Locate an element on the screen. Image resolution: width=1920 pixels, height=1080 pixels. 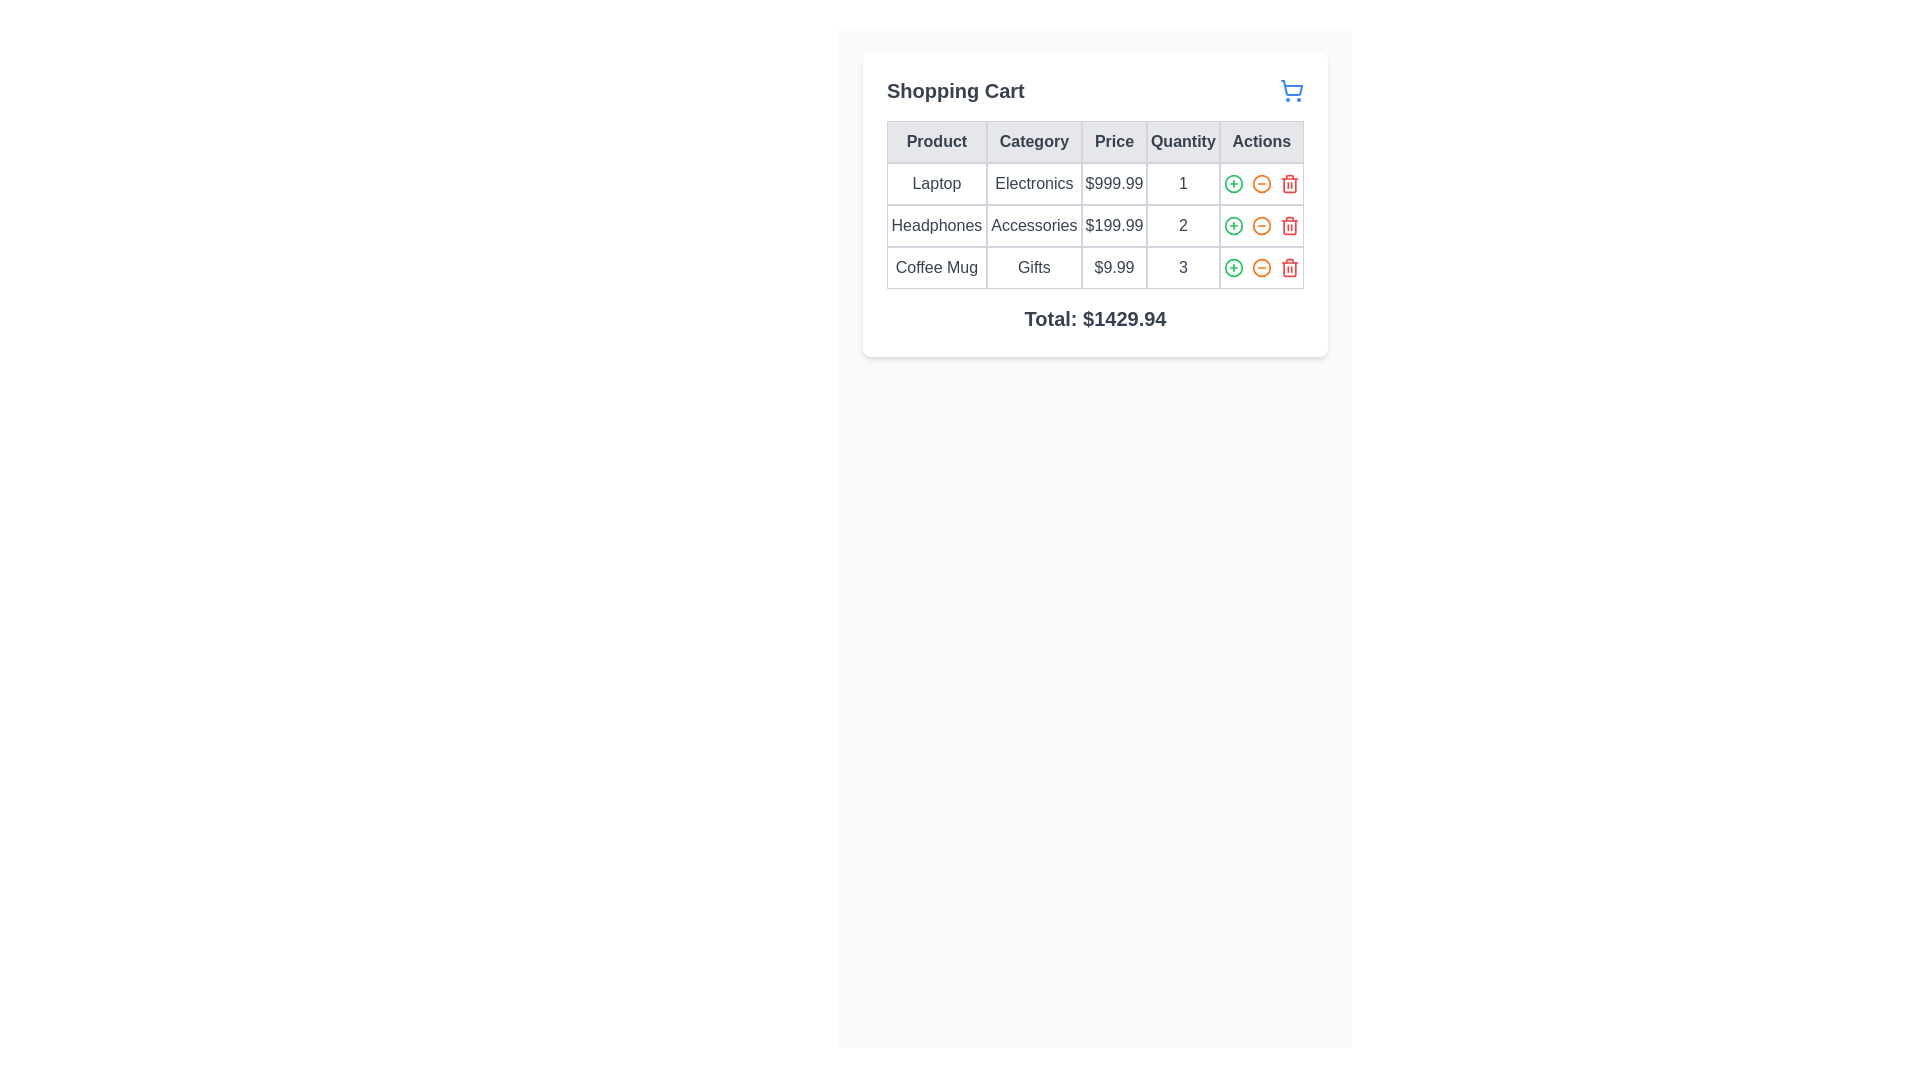
the 'Price' column header in the data table, which is the third column header after 'Product' and 'Category' is located at coordinates (1113, 141).